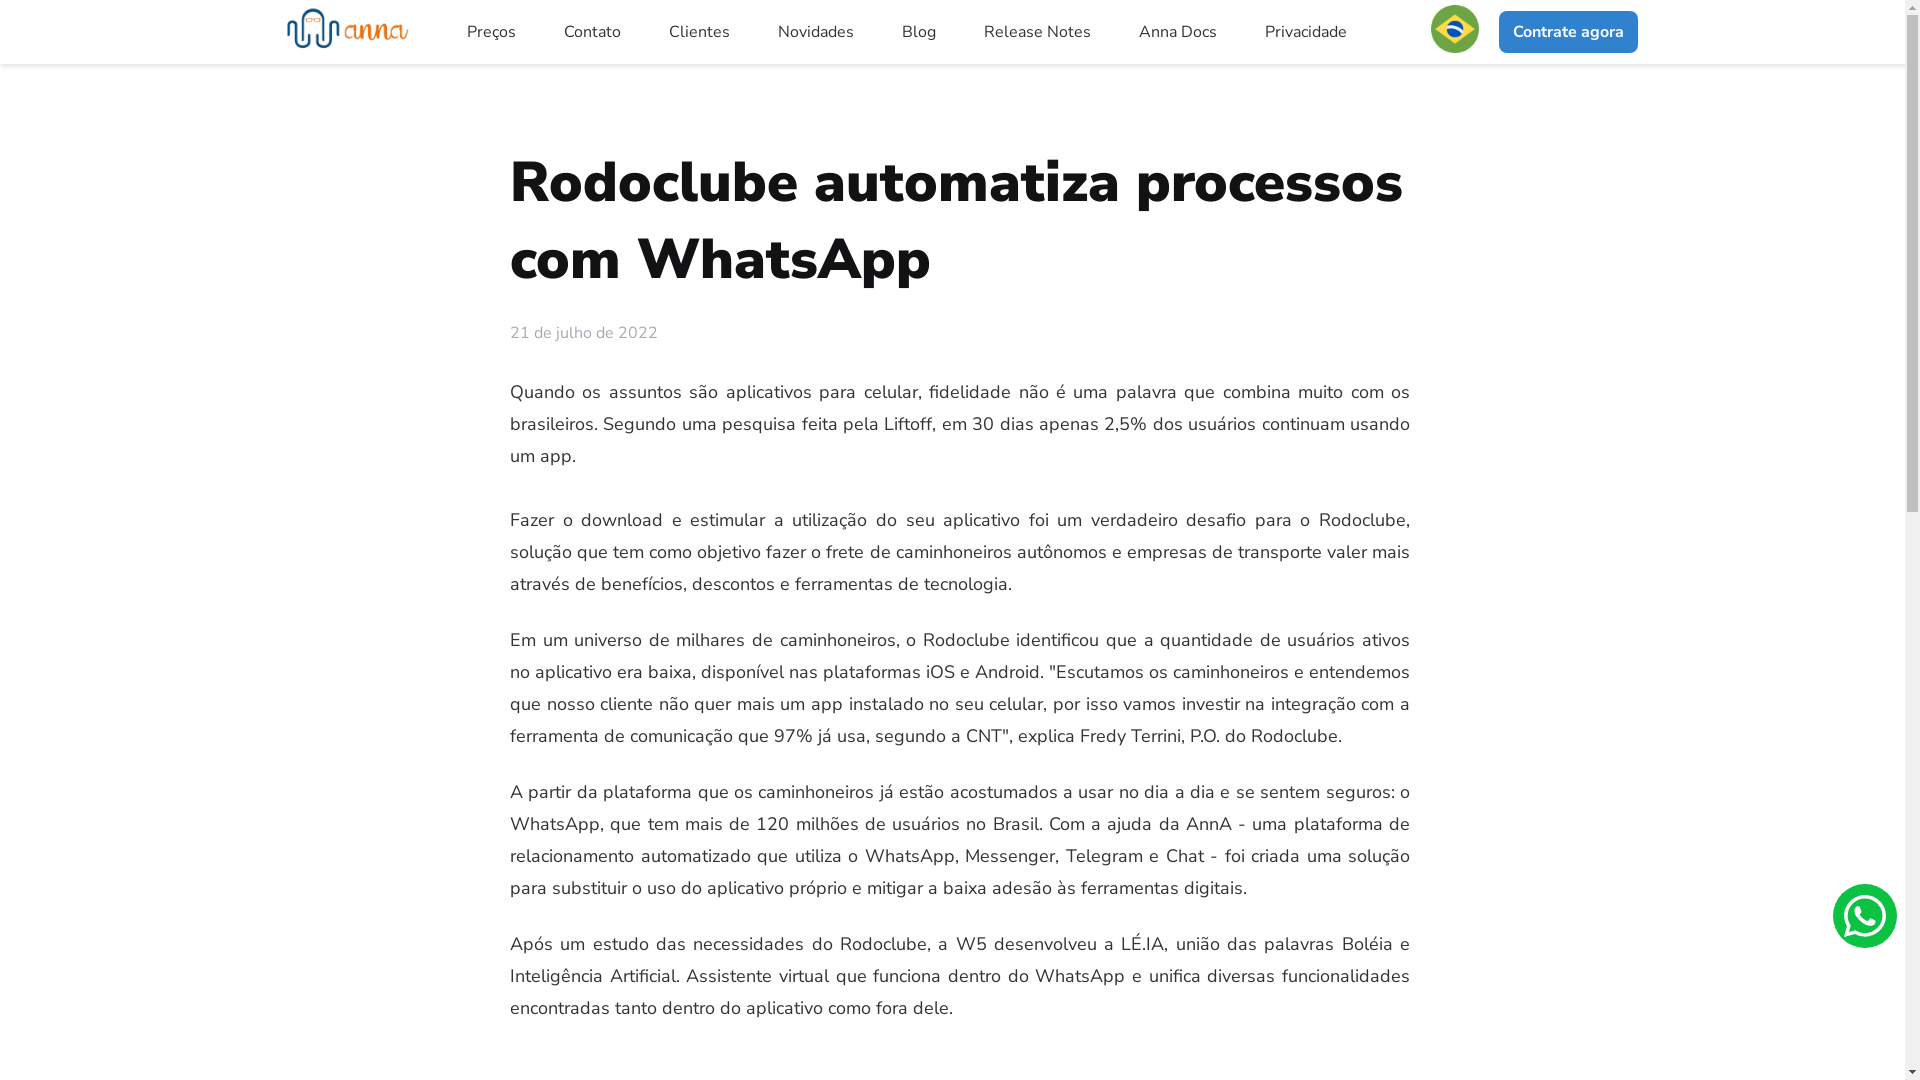  Describe the element at coordinates (1567, 31) in the screenshot. I see `'Contrate agora'` at that location.